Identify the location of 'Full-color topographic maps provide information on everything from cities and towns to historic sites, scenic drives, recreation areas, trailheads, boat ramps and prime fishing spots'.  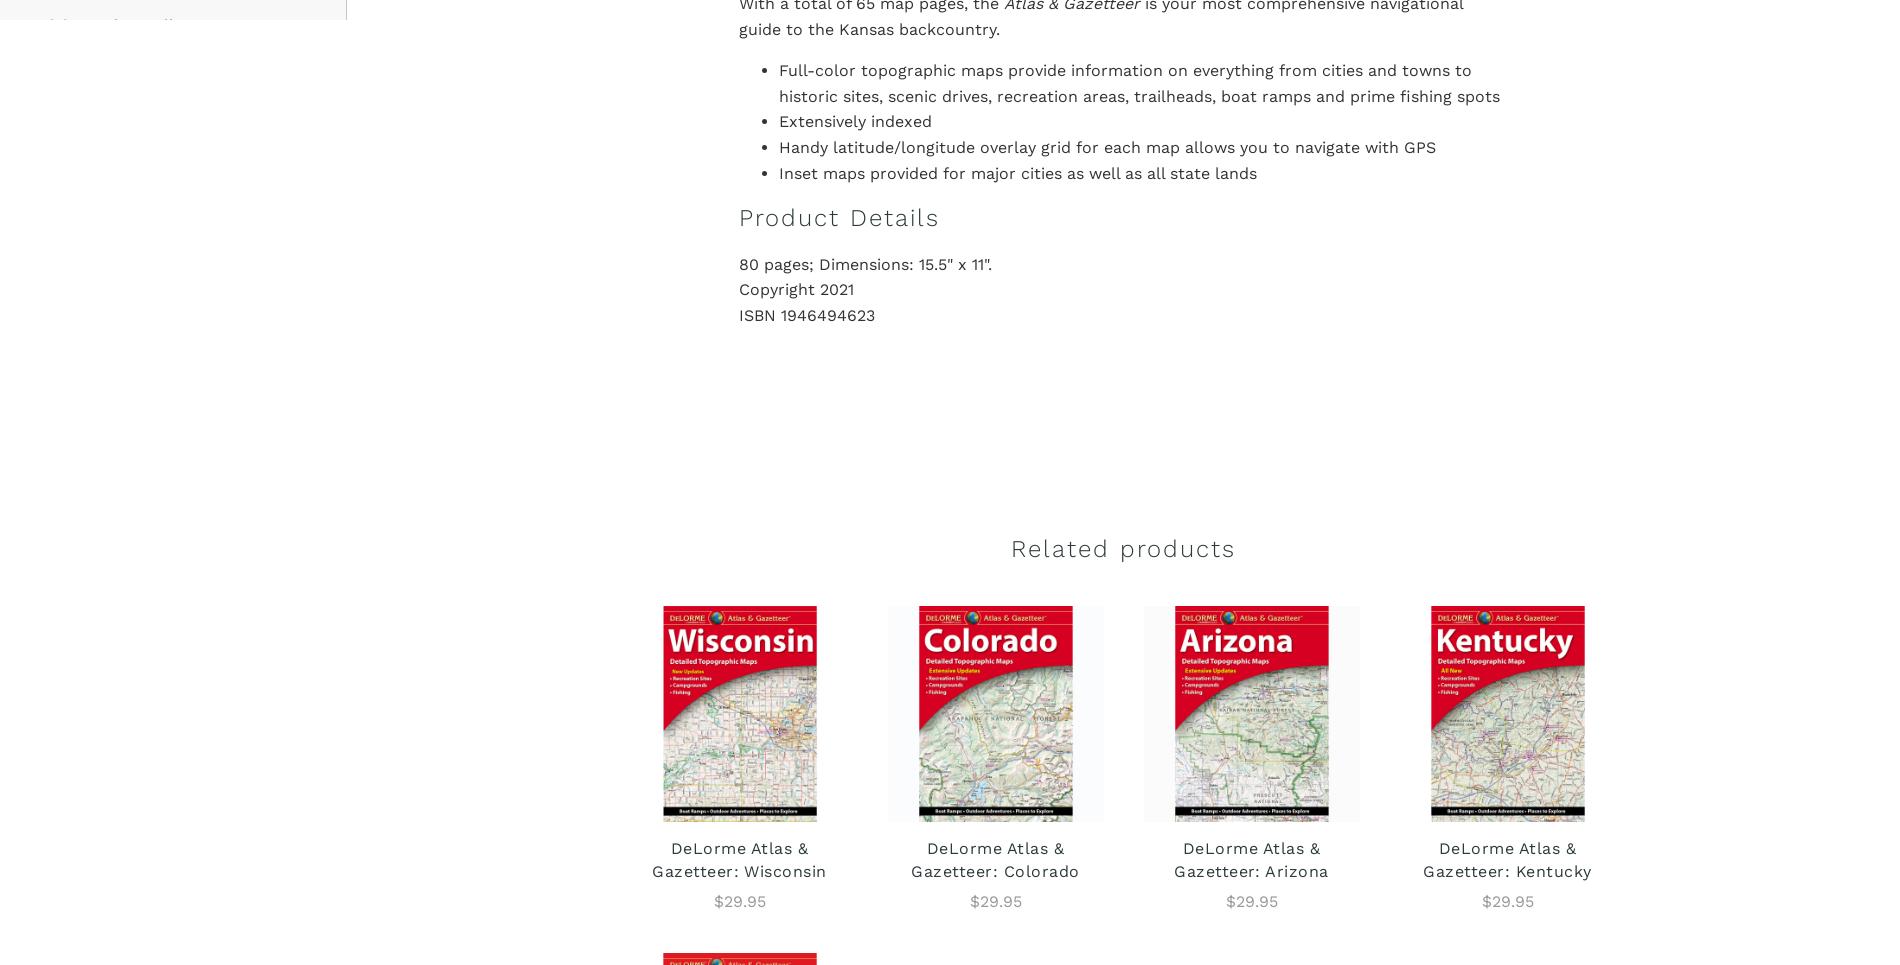
(1138, 81).